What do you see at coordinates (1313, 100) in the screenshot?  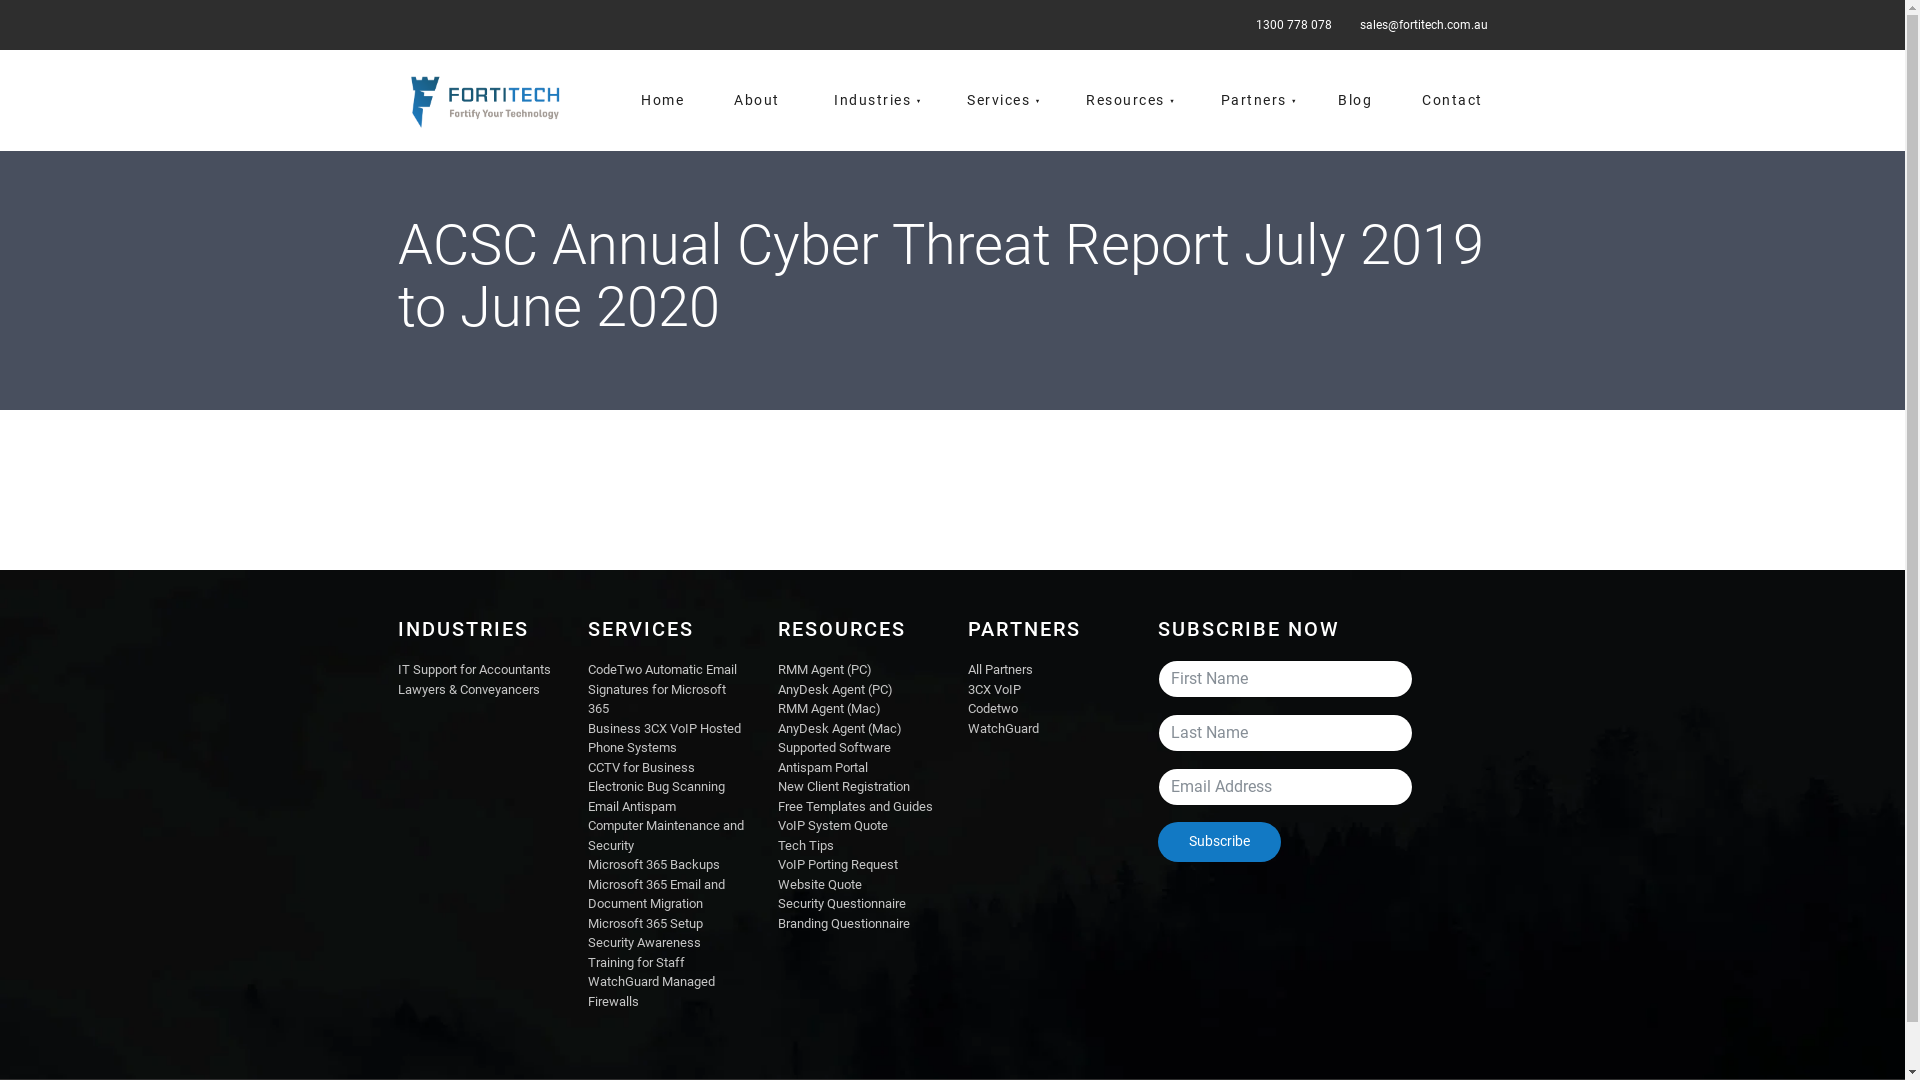 I see `'Blog'` at bounding box center [1313, 100].